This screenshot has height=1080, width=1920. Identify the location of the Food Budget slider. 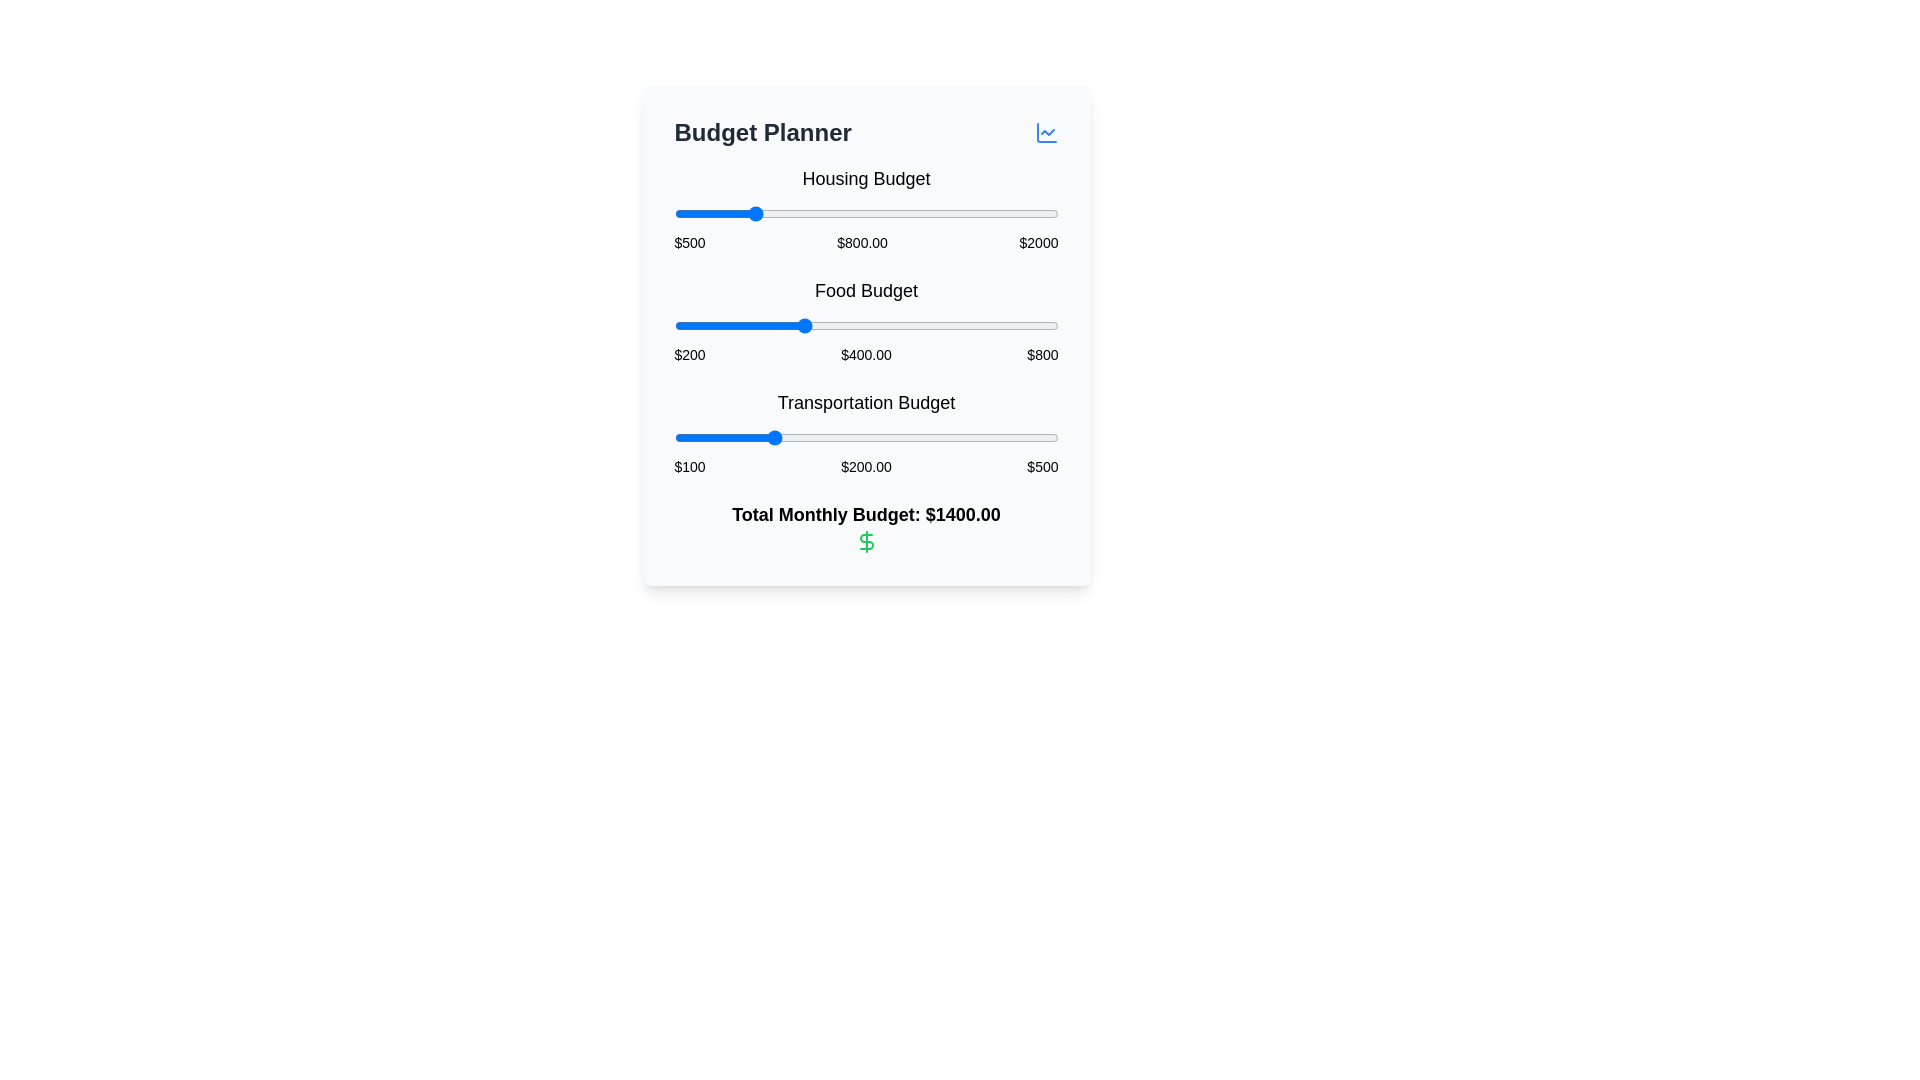
(845, 325).